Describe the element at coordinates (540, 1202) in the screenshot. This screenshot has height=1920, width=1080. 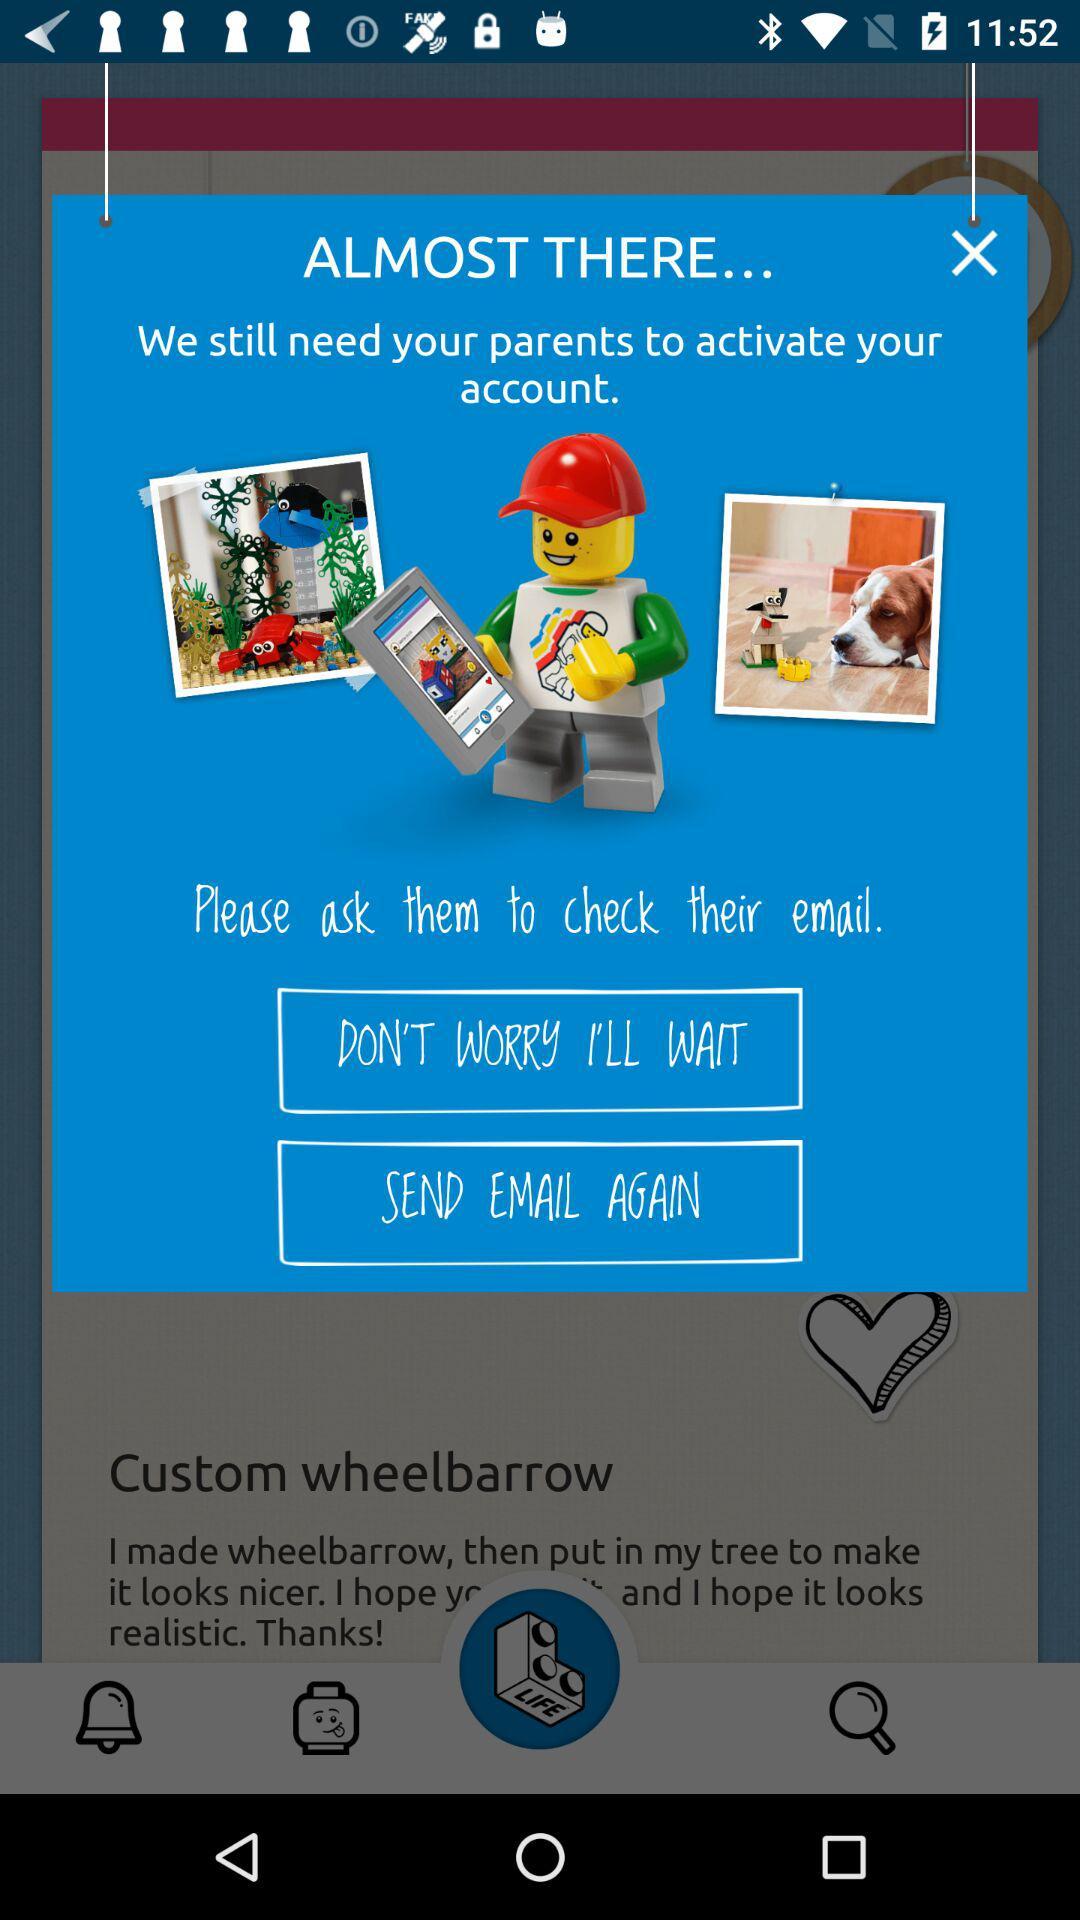
I see `the send email again icon` at that location.